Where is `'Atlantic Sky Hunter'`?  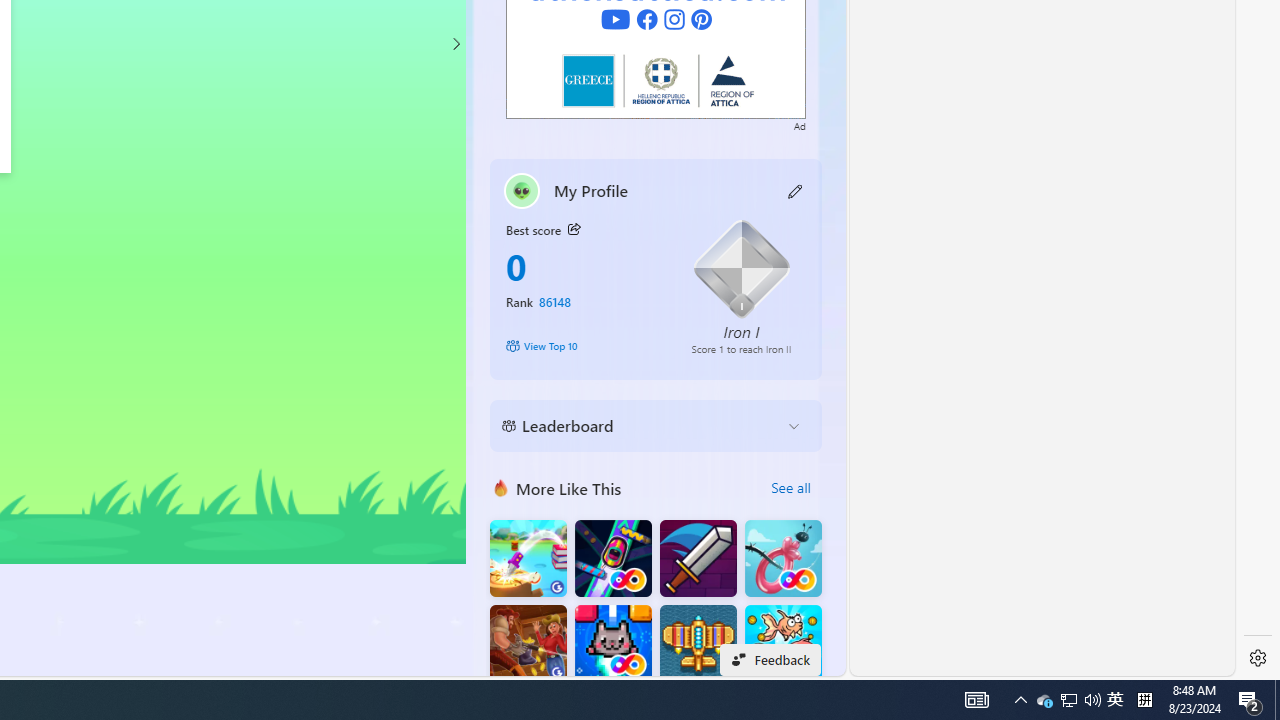 'Atlantic Sky Hunter' is located at coordinates (698, 643).